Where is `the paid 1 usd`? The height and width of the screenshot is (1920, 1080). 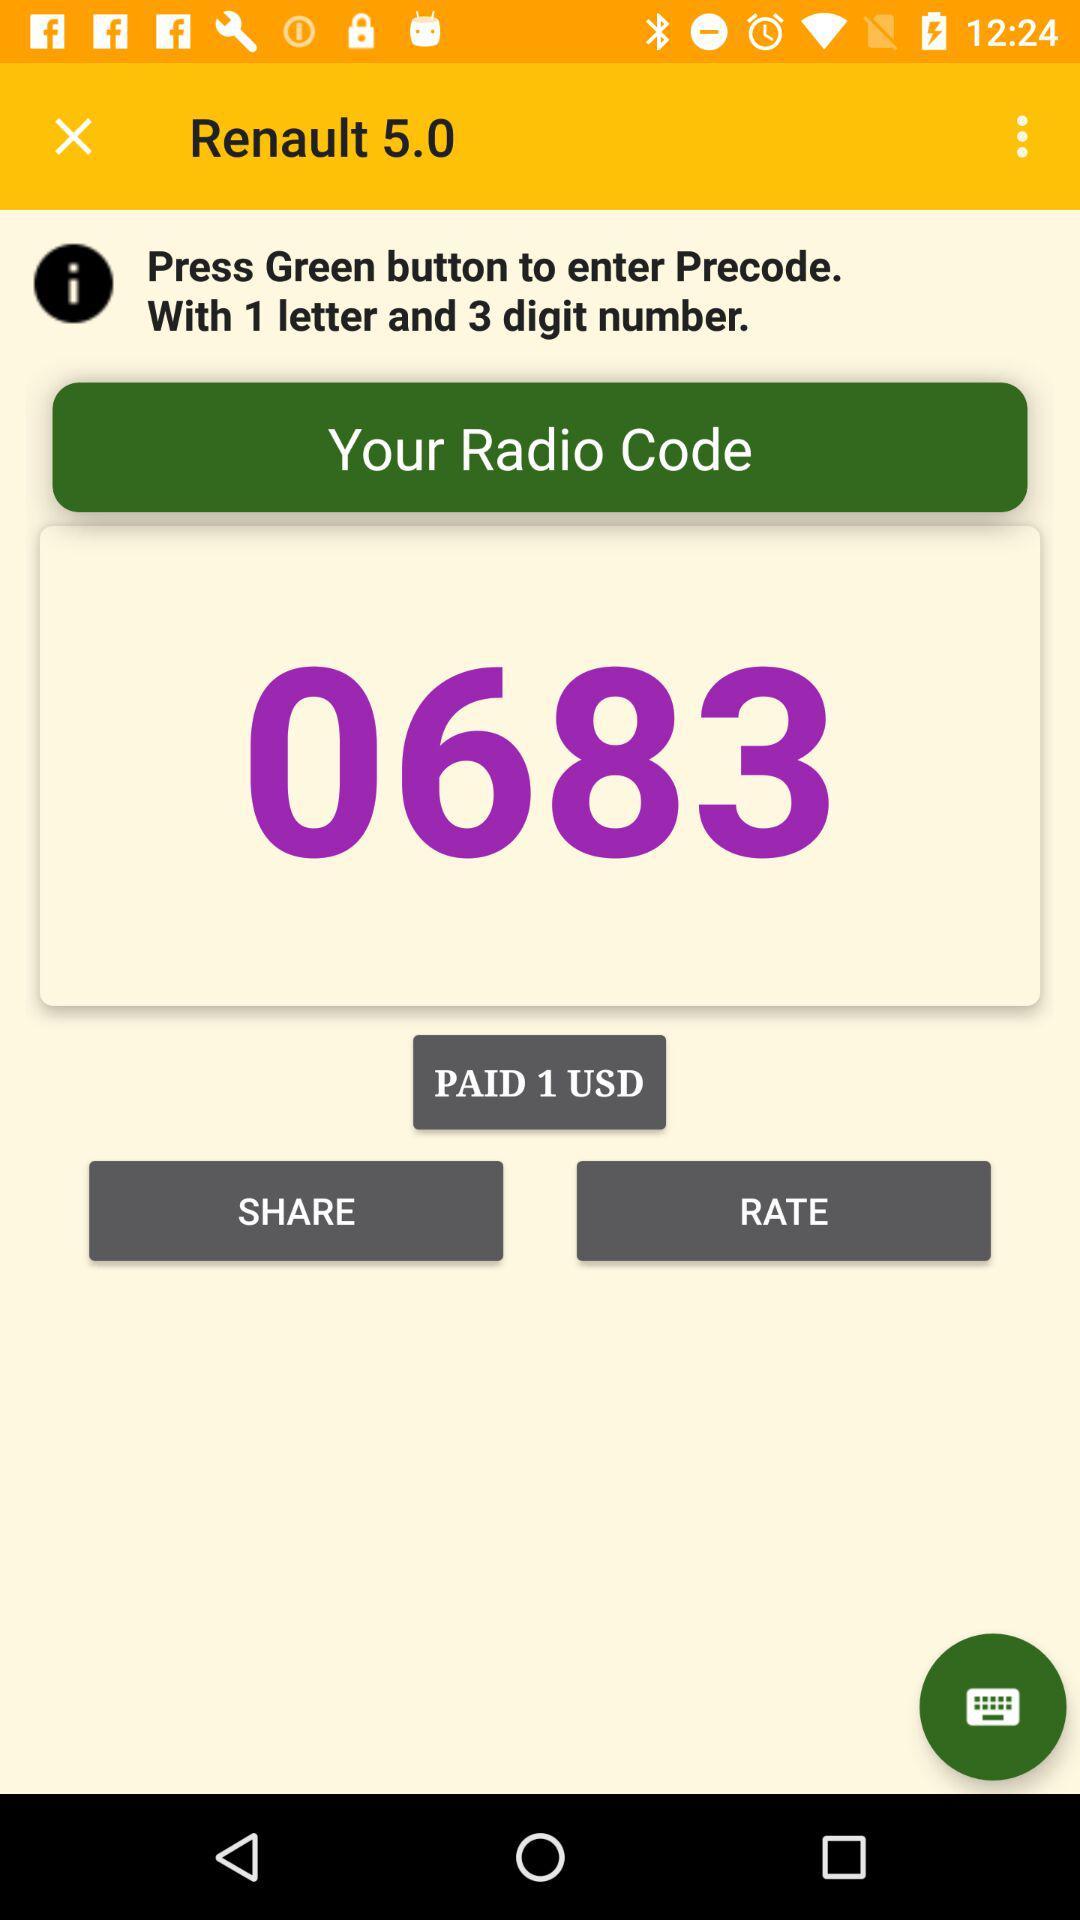
the paid 1 usd is located at coordinates (538, 1081).